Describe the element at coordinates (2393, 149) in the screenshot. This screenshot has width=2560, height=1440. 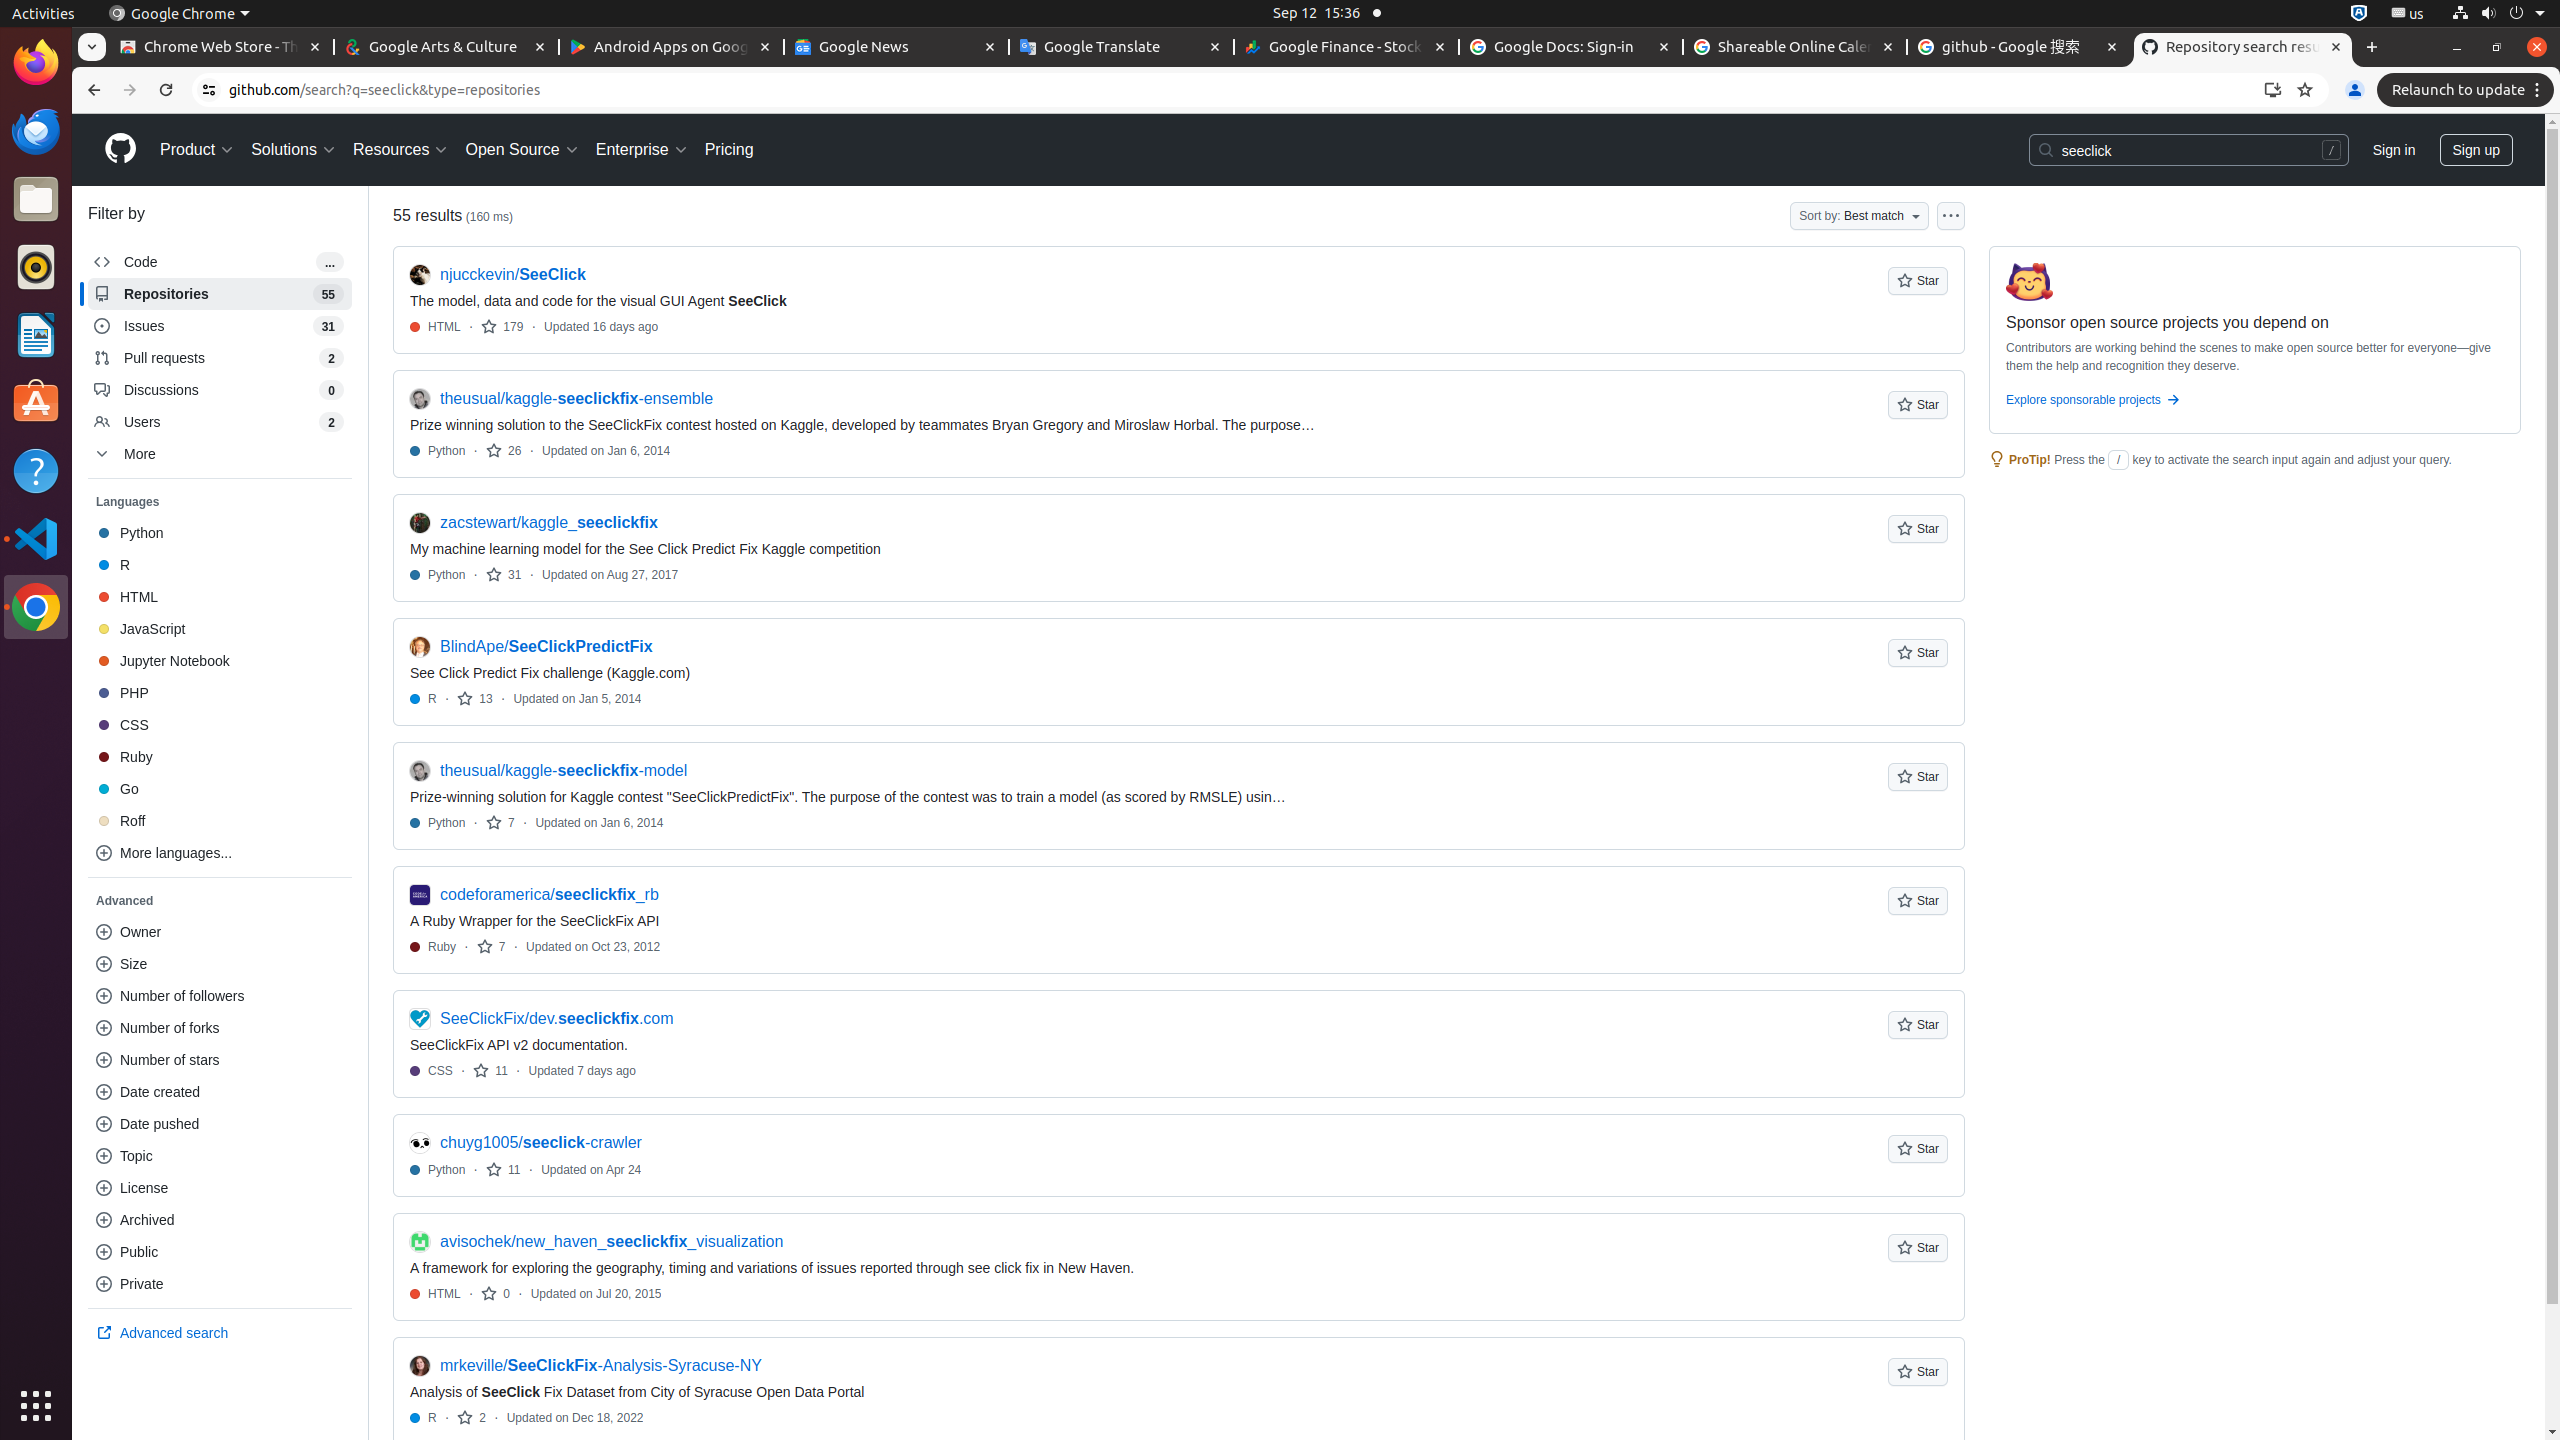
I see `'Sign in'` at that location.